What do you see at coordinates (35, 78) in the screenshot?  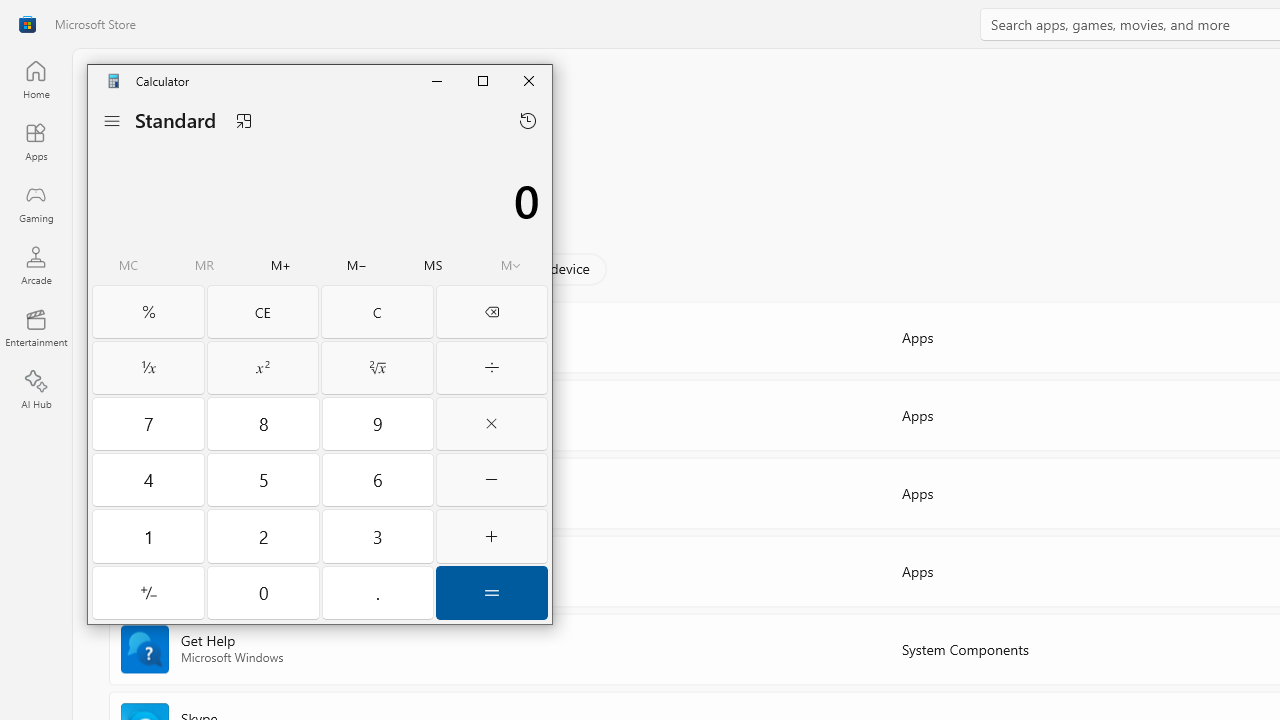 I see `'Home'` at bounding box center [35, 78].